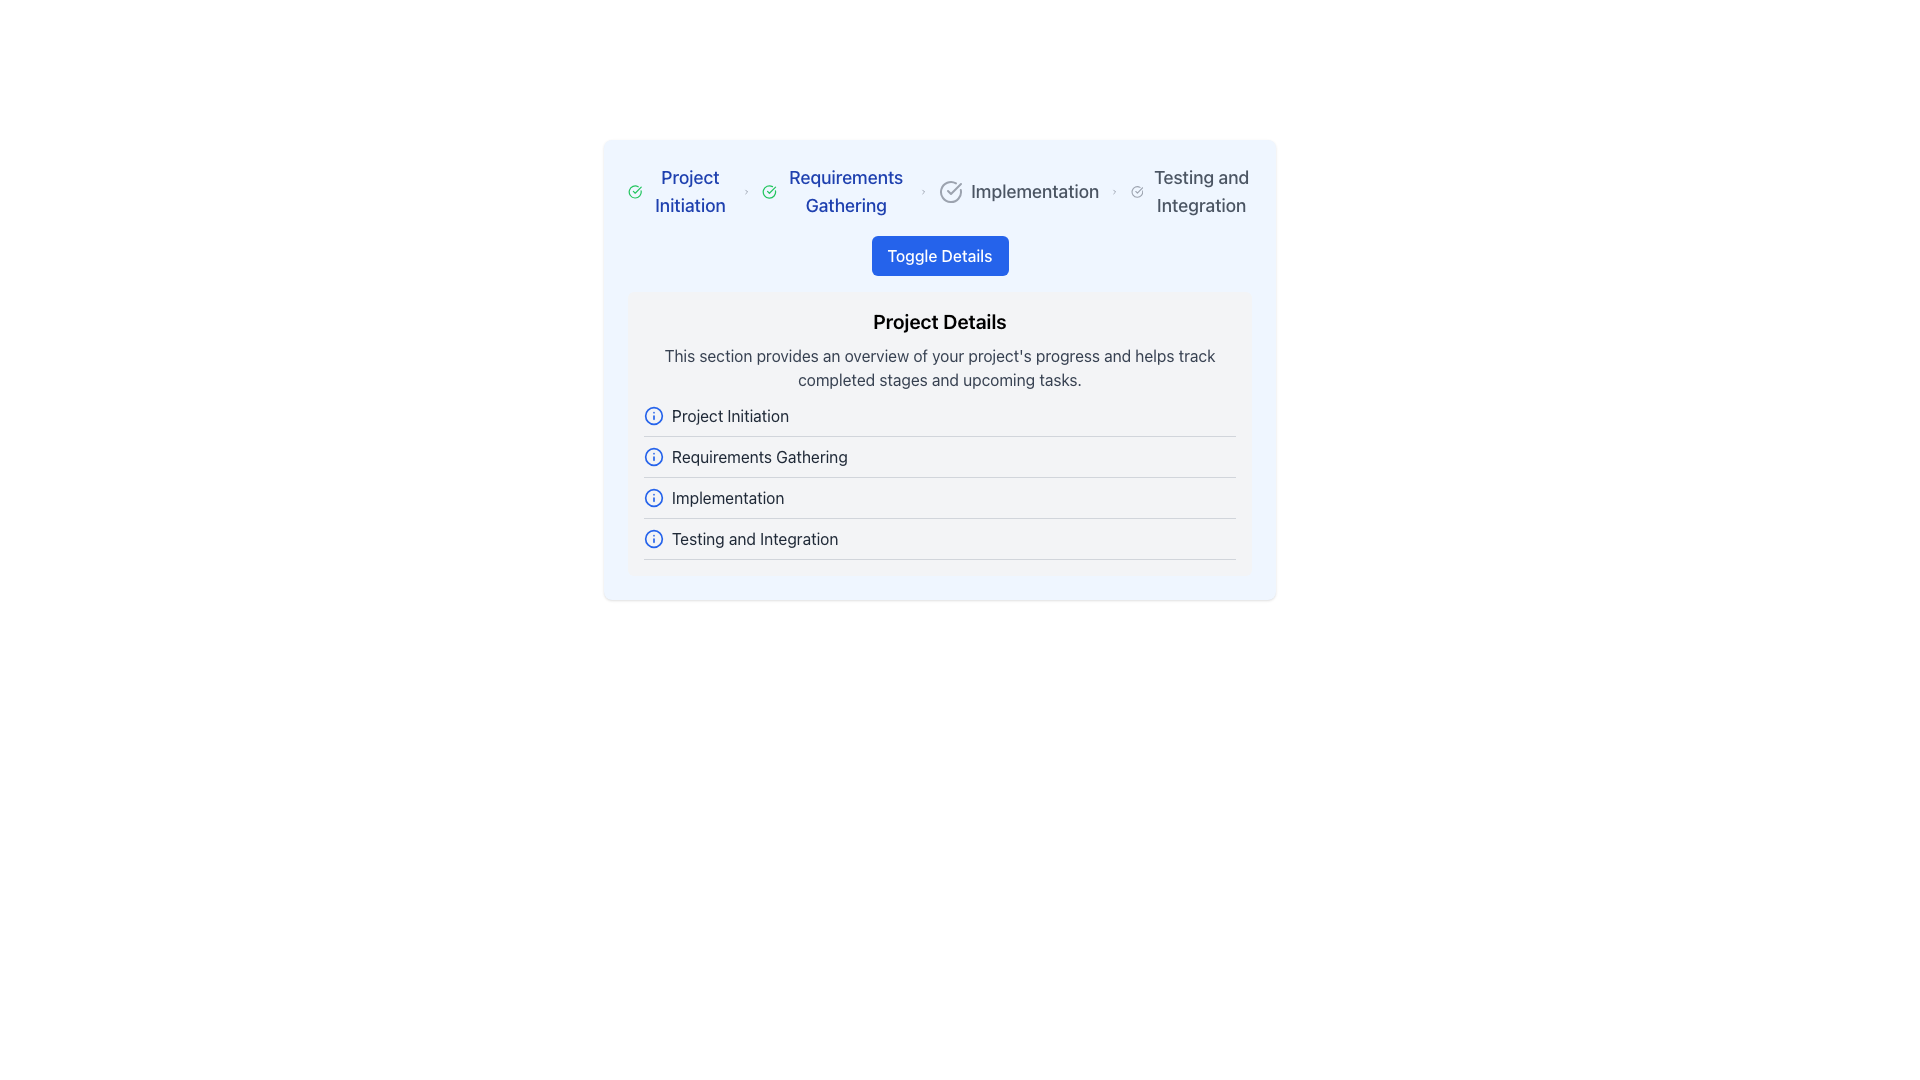 The height and width of the screenshot is (1080, 1920). What do you see at coordinates (834, 192) in the screenshot?
I see `the interactive label indicating the 'Requirements Gathering' step in the project timeline` at bounding box center [834, 192].